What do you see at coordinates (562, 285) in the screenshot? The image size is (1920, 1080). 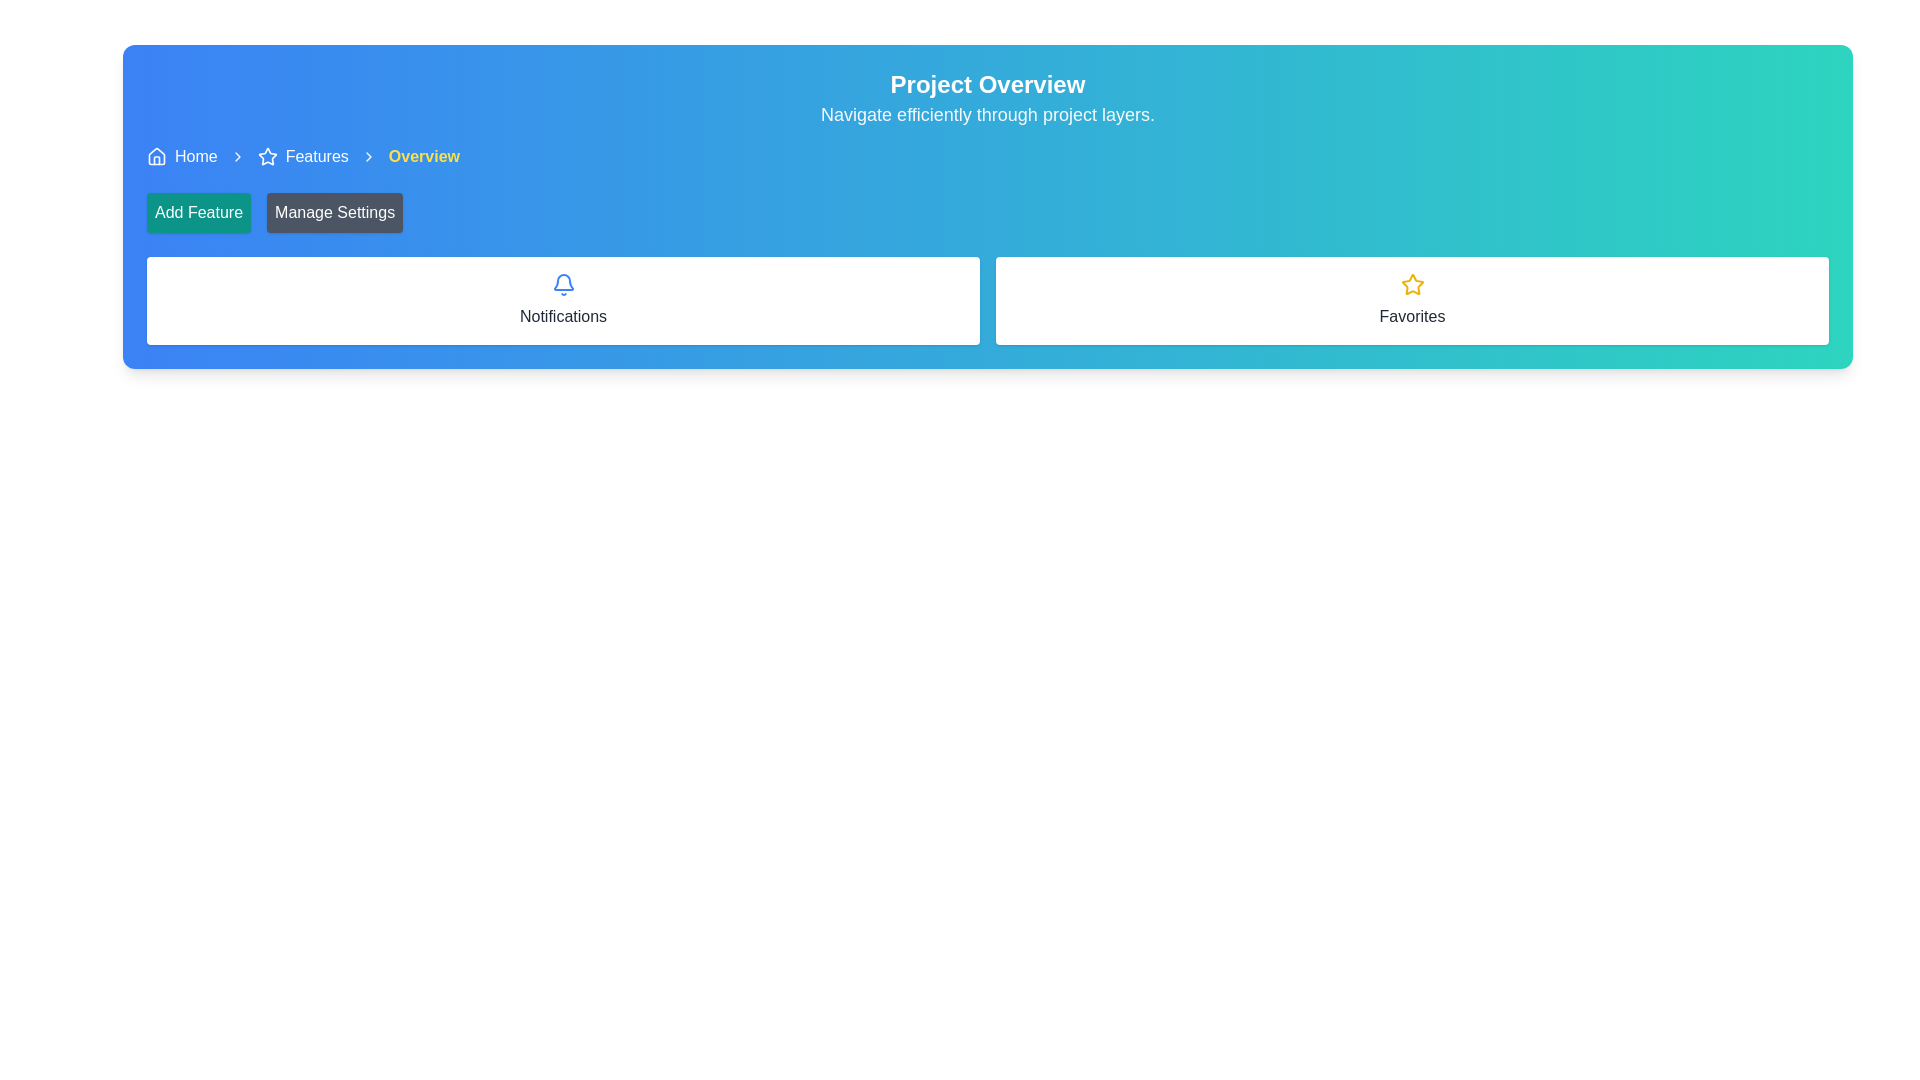 I see `the notification icon located above the 'Notifications' text in the white box under the 'Project Overview' header` at bounding box center [562, 285].